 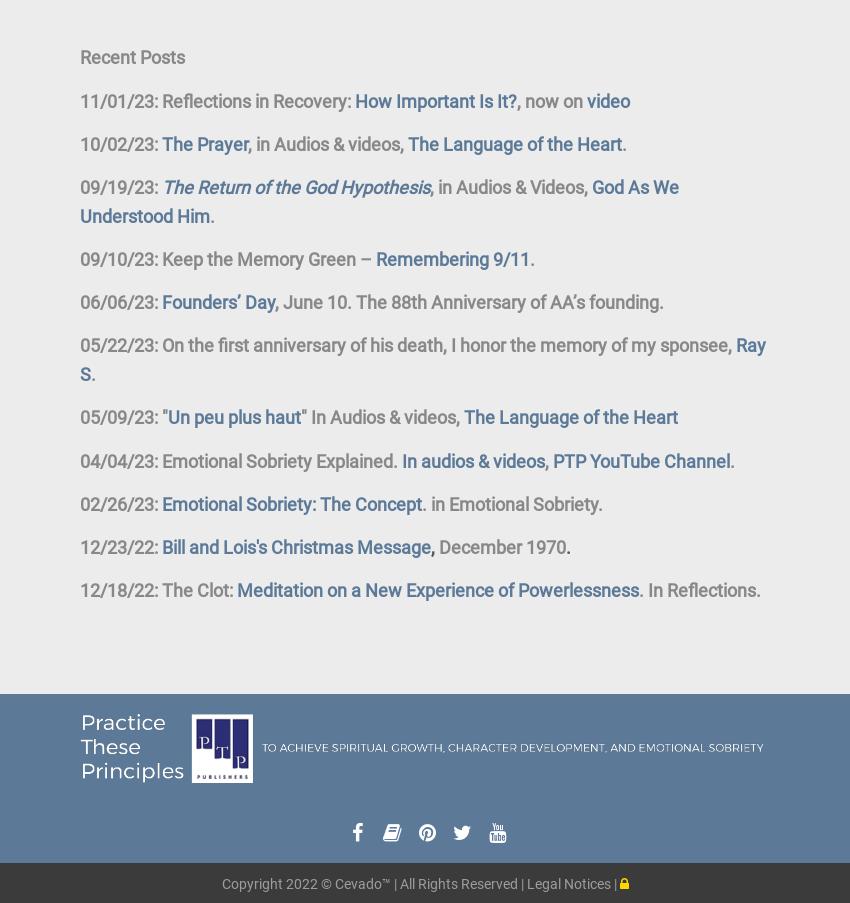 What do you see at coordinates (217, 100) in the screenshot?
I see `'11/01/23: Reflections in Recovery:'` at bounding box center [217, 100].